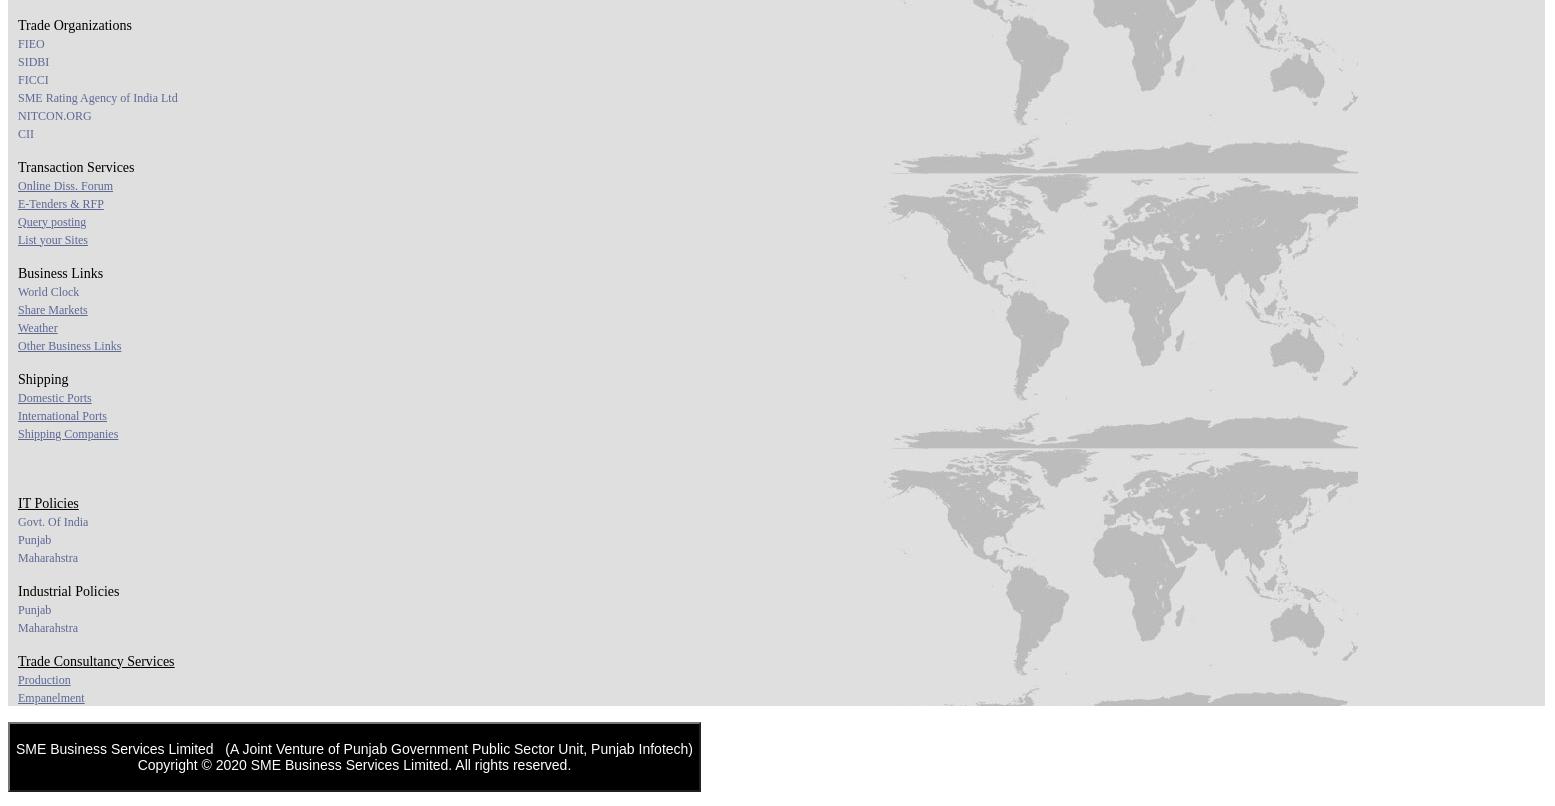  I want to click on 'NITCON.ORG', so click(18, 114).